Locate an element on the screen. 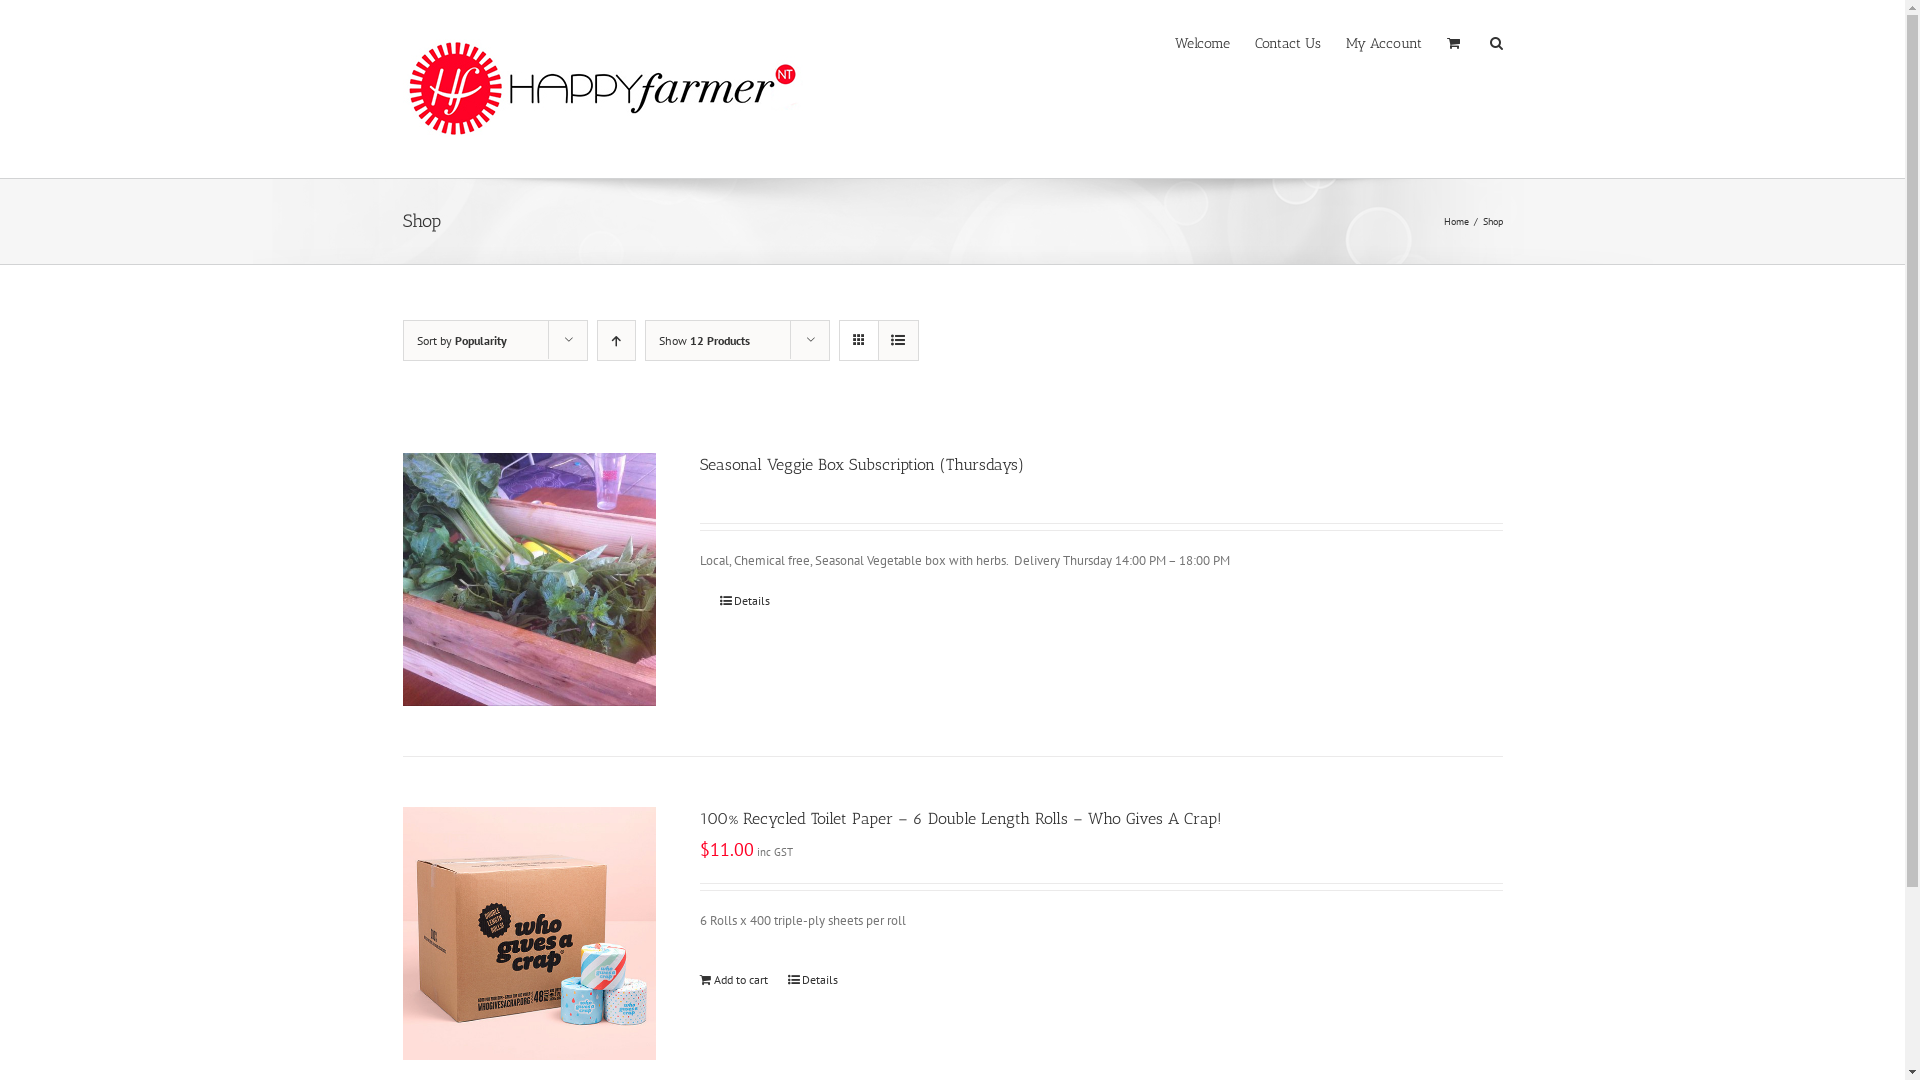 The image size is (1920, 1080). 'Sort by Popularity' is located at coordinates (459, 339).